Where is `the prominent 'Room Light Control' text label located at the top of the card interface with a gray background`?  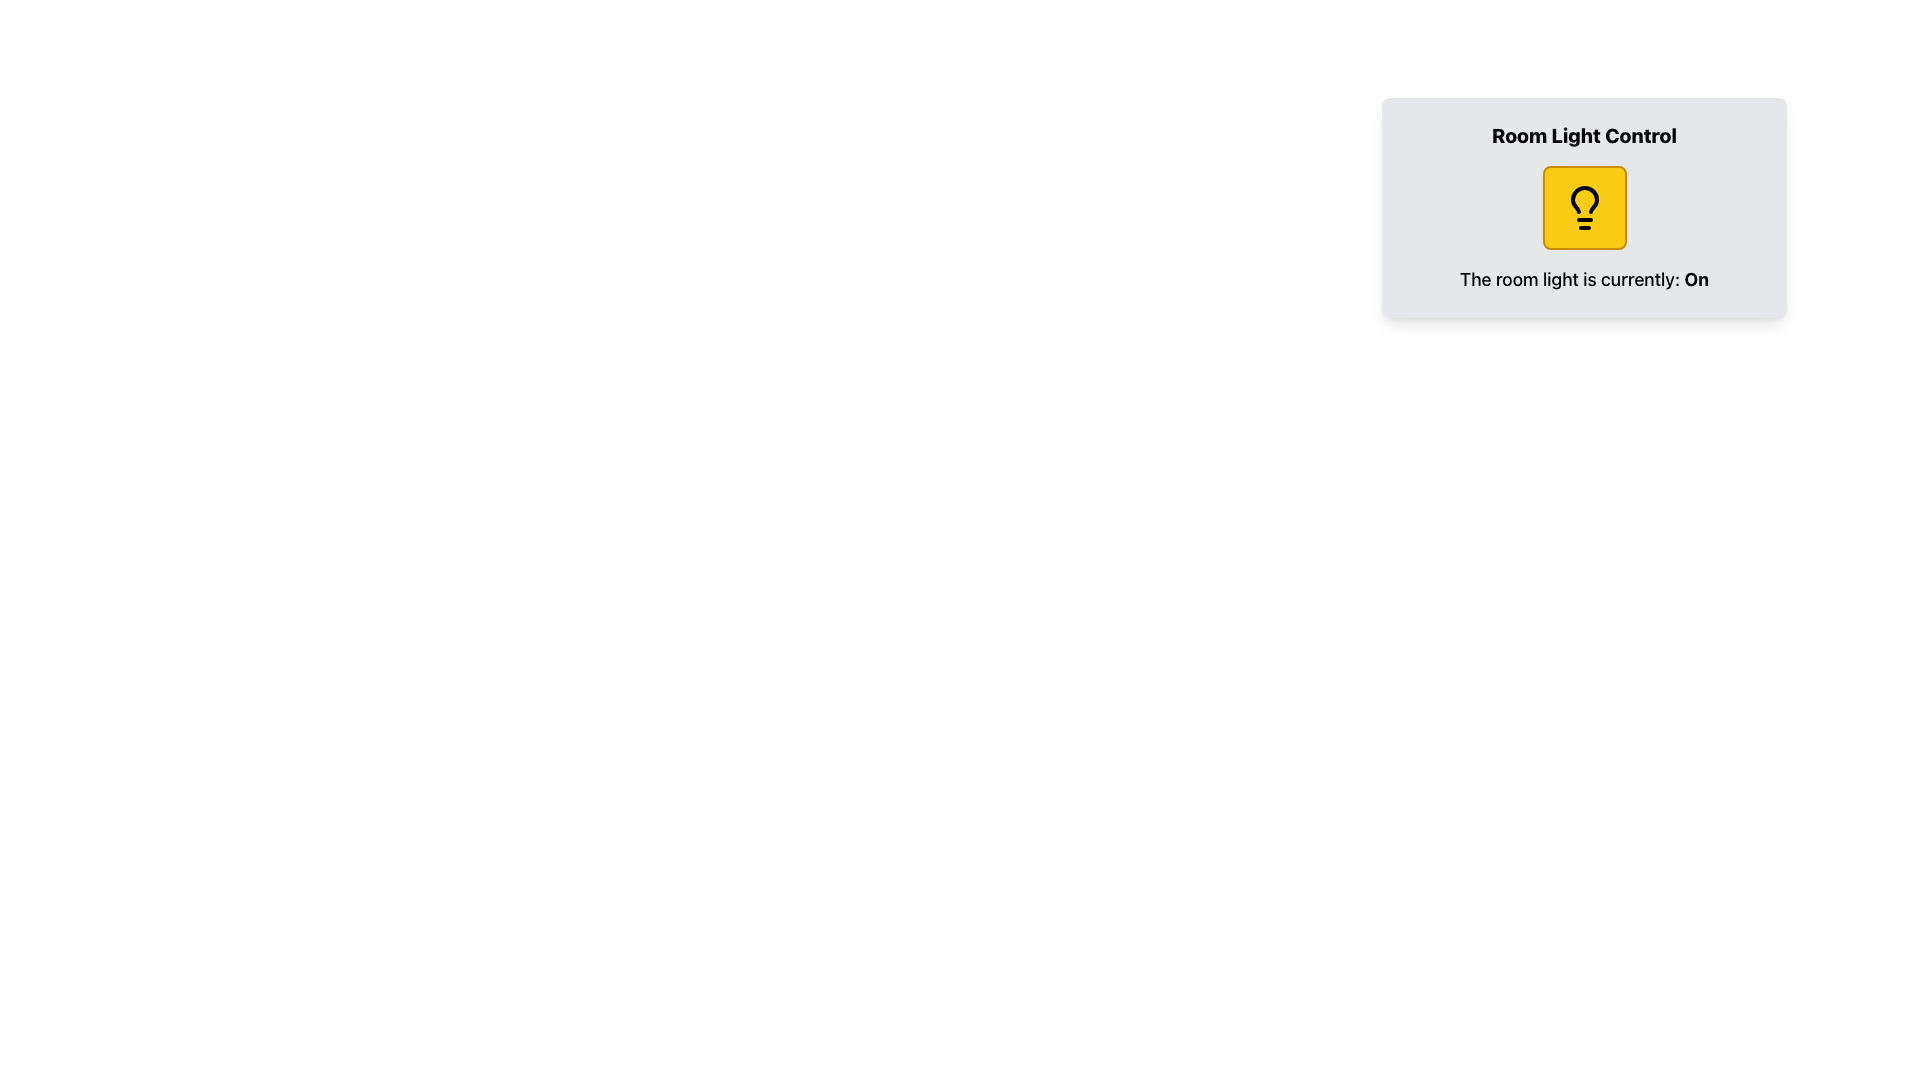
the prominent 'Room Light Control' text label located at the top of the card interface with a gray background is located at coordinates (1583, 135).